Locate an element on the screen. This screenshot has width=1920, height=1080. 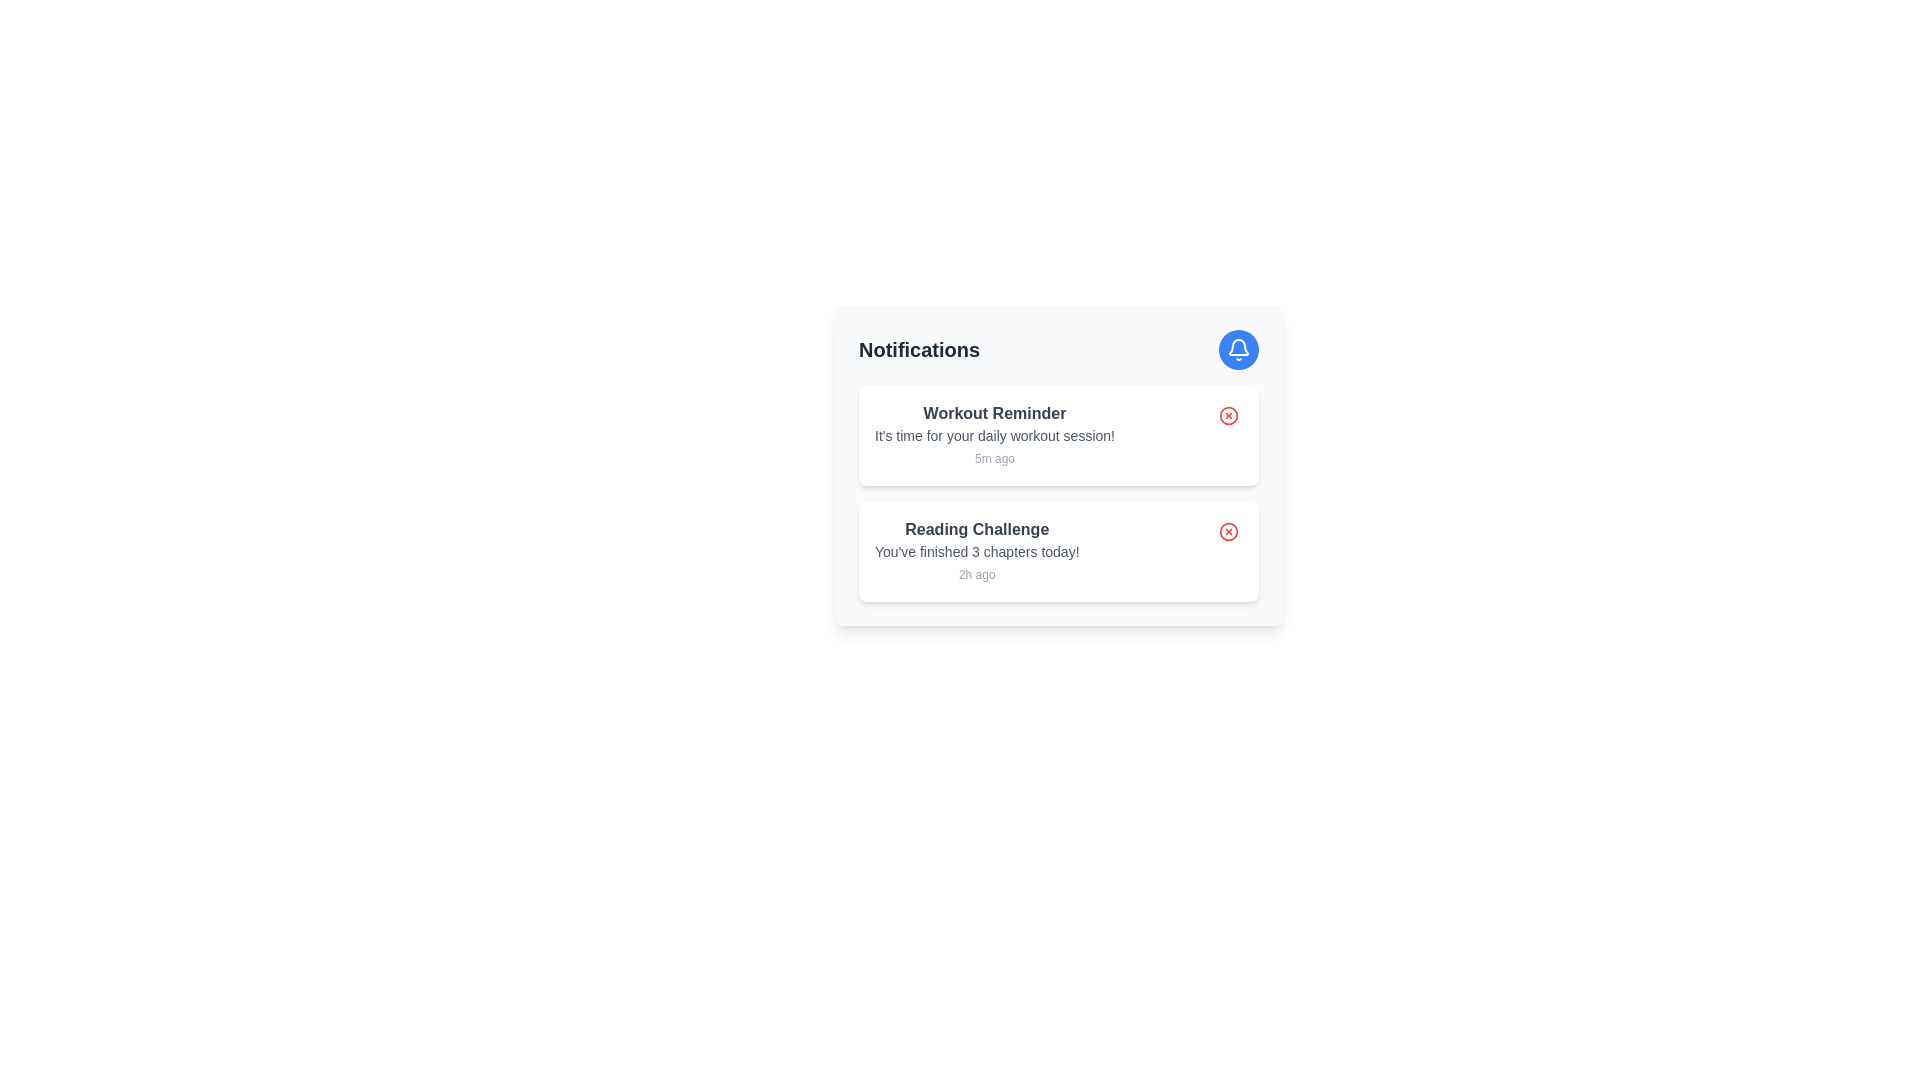
text content of the first 'Workout Reminder' notification card, which is positioned at the top of the notifications list and features a card-like design on a white background is located at coordinates (994, 434).